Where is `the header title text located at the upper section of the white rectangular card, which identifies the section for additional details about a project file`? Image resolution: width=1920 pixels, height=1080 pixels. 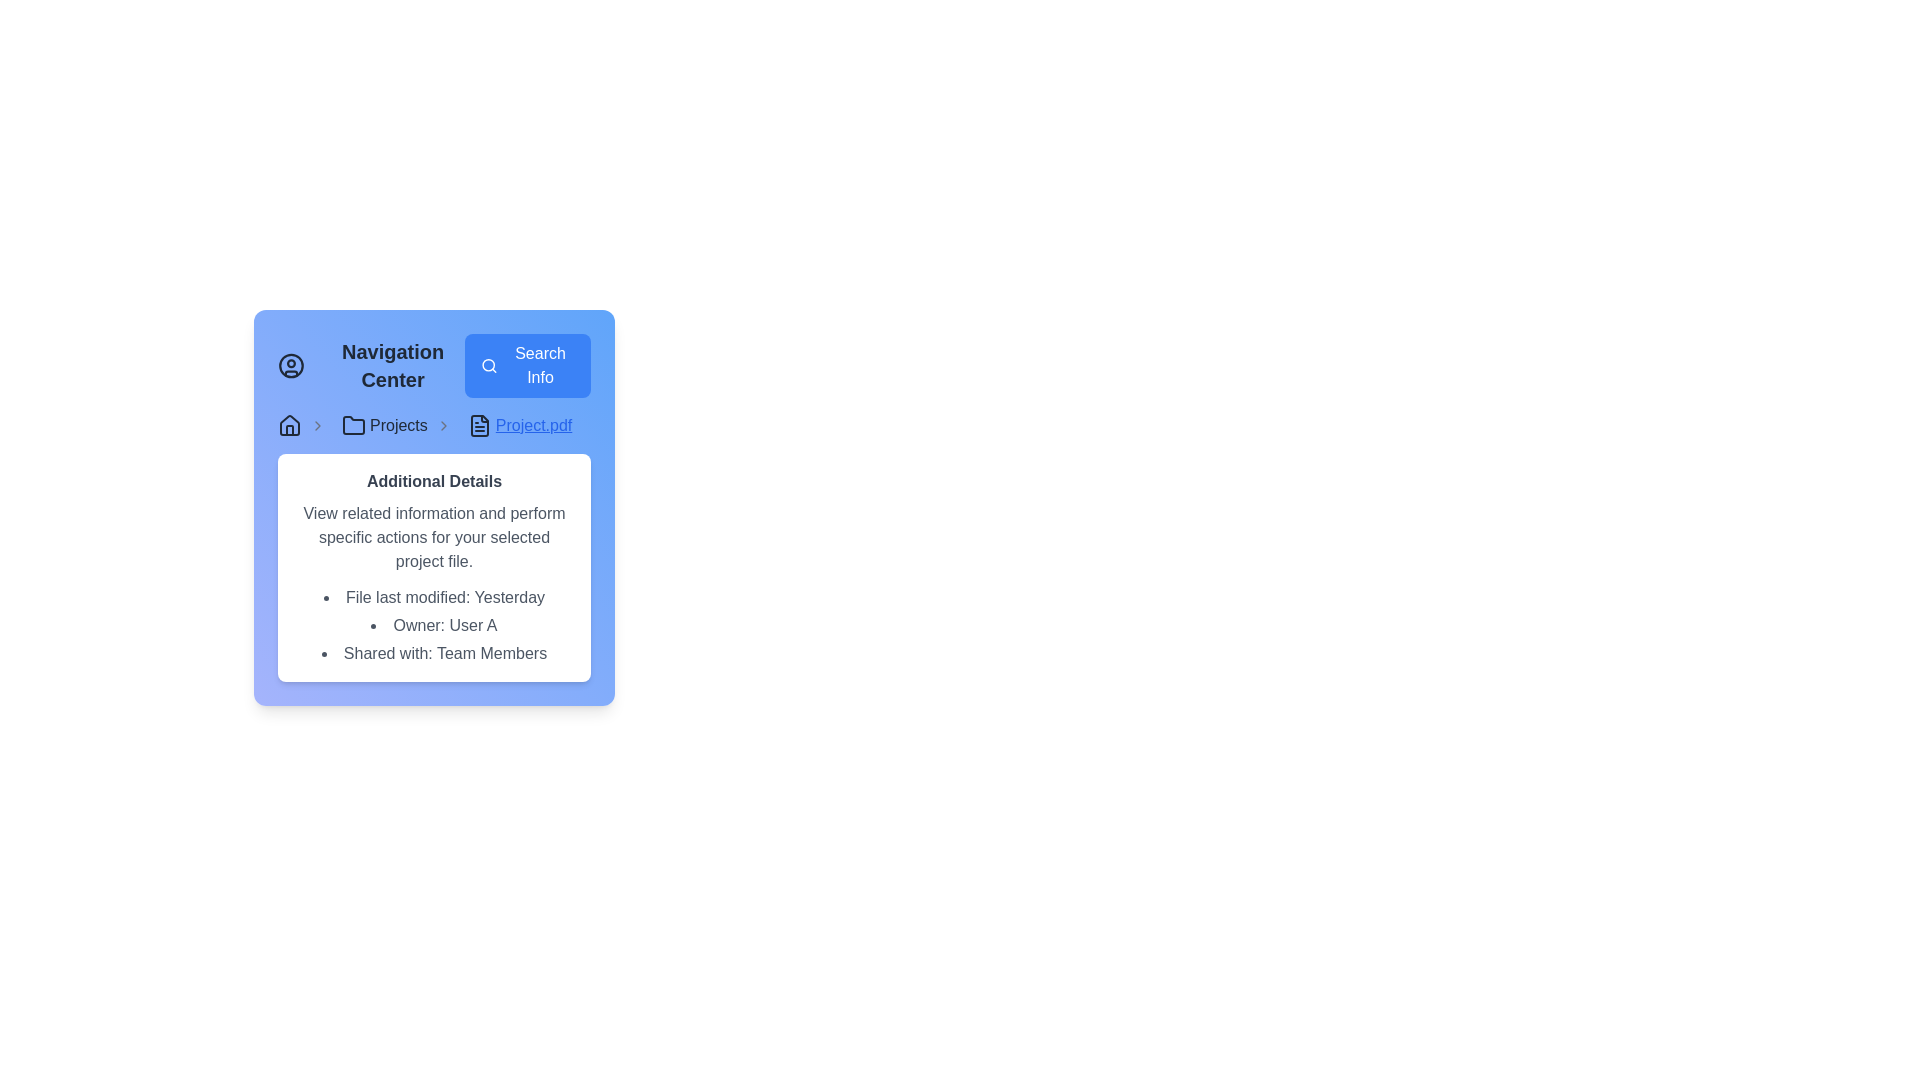 the header title text located at the upper section of the white rectangular card, which identifies the section for additional details about a project file is located at coordinates (433, 482).